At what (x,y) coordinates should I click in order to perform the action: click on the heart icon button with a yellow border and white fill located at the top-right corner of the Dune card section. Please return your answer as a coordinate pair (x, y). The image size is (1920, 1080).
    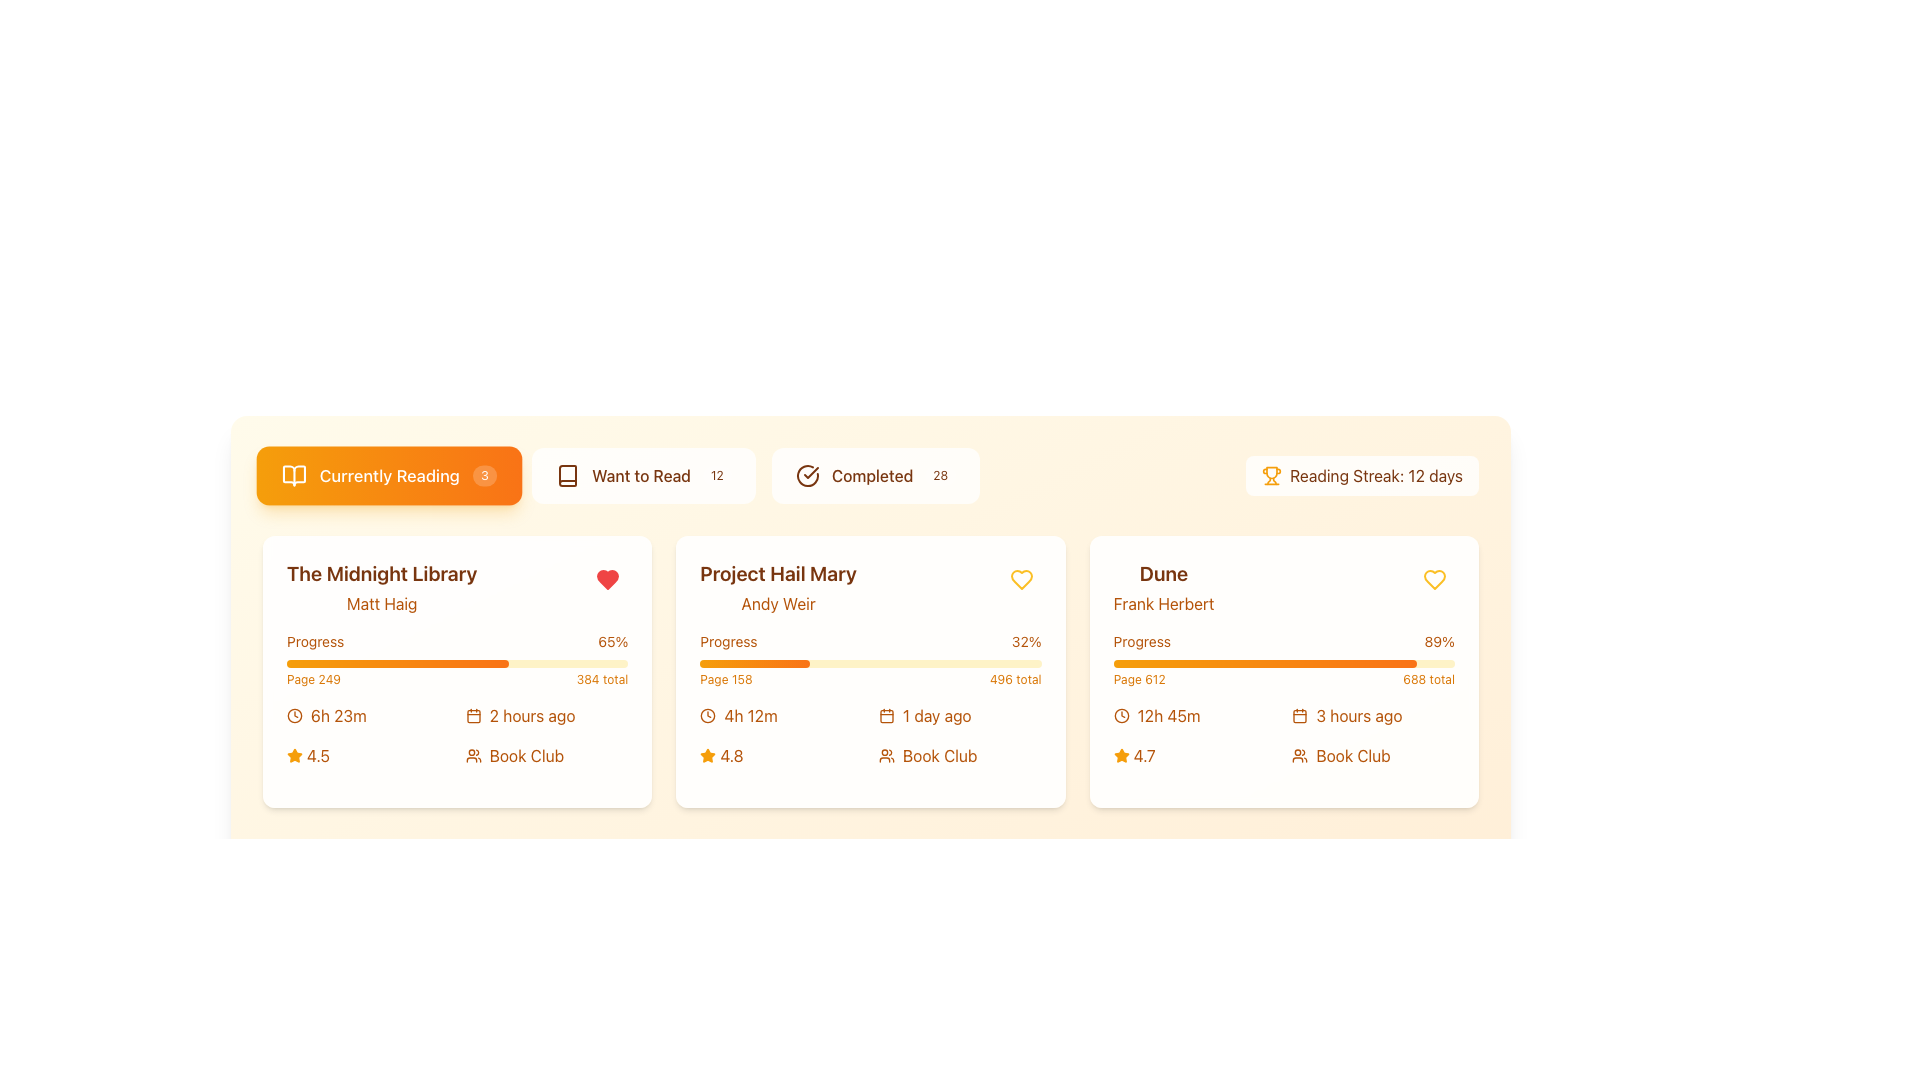
    Looking at the image, I should click on (1434, 579).